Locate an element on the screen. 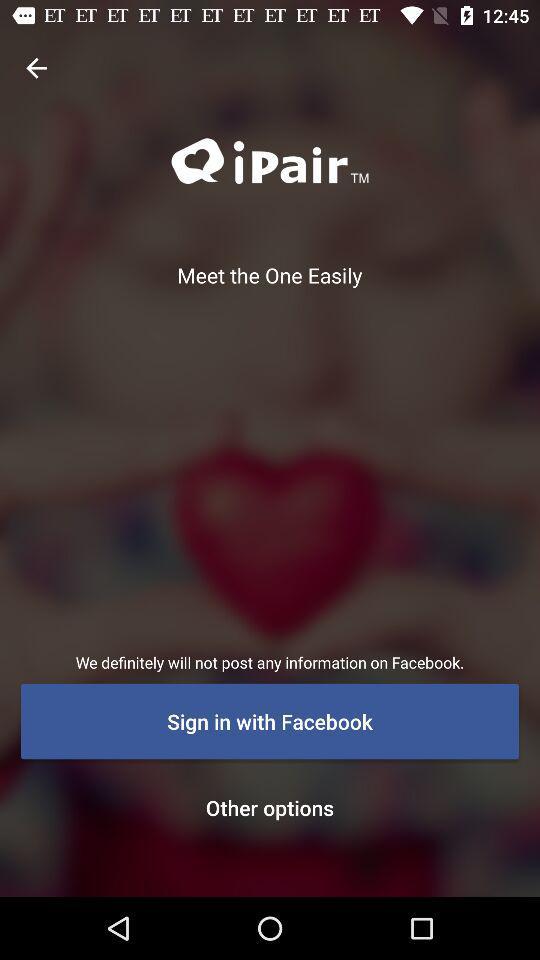 The width and height of the screenshot is (540, 960). the other options item is located at coordinates (270, 807).